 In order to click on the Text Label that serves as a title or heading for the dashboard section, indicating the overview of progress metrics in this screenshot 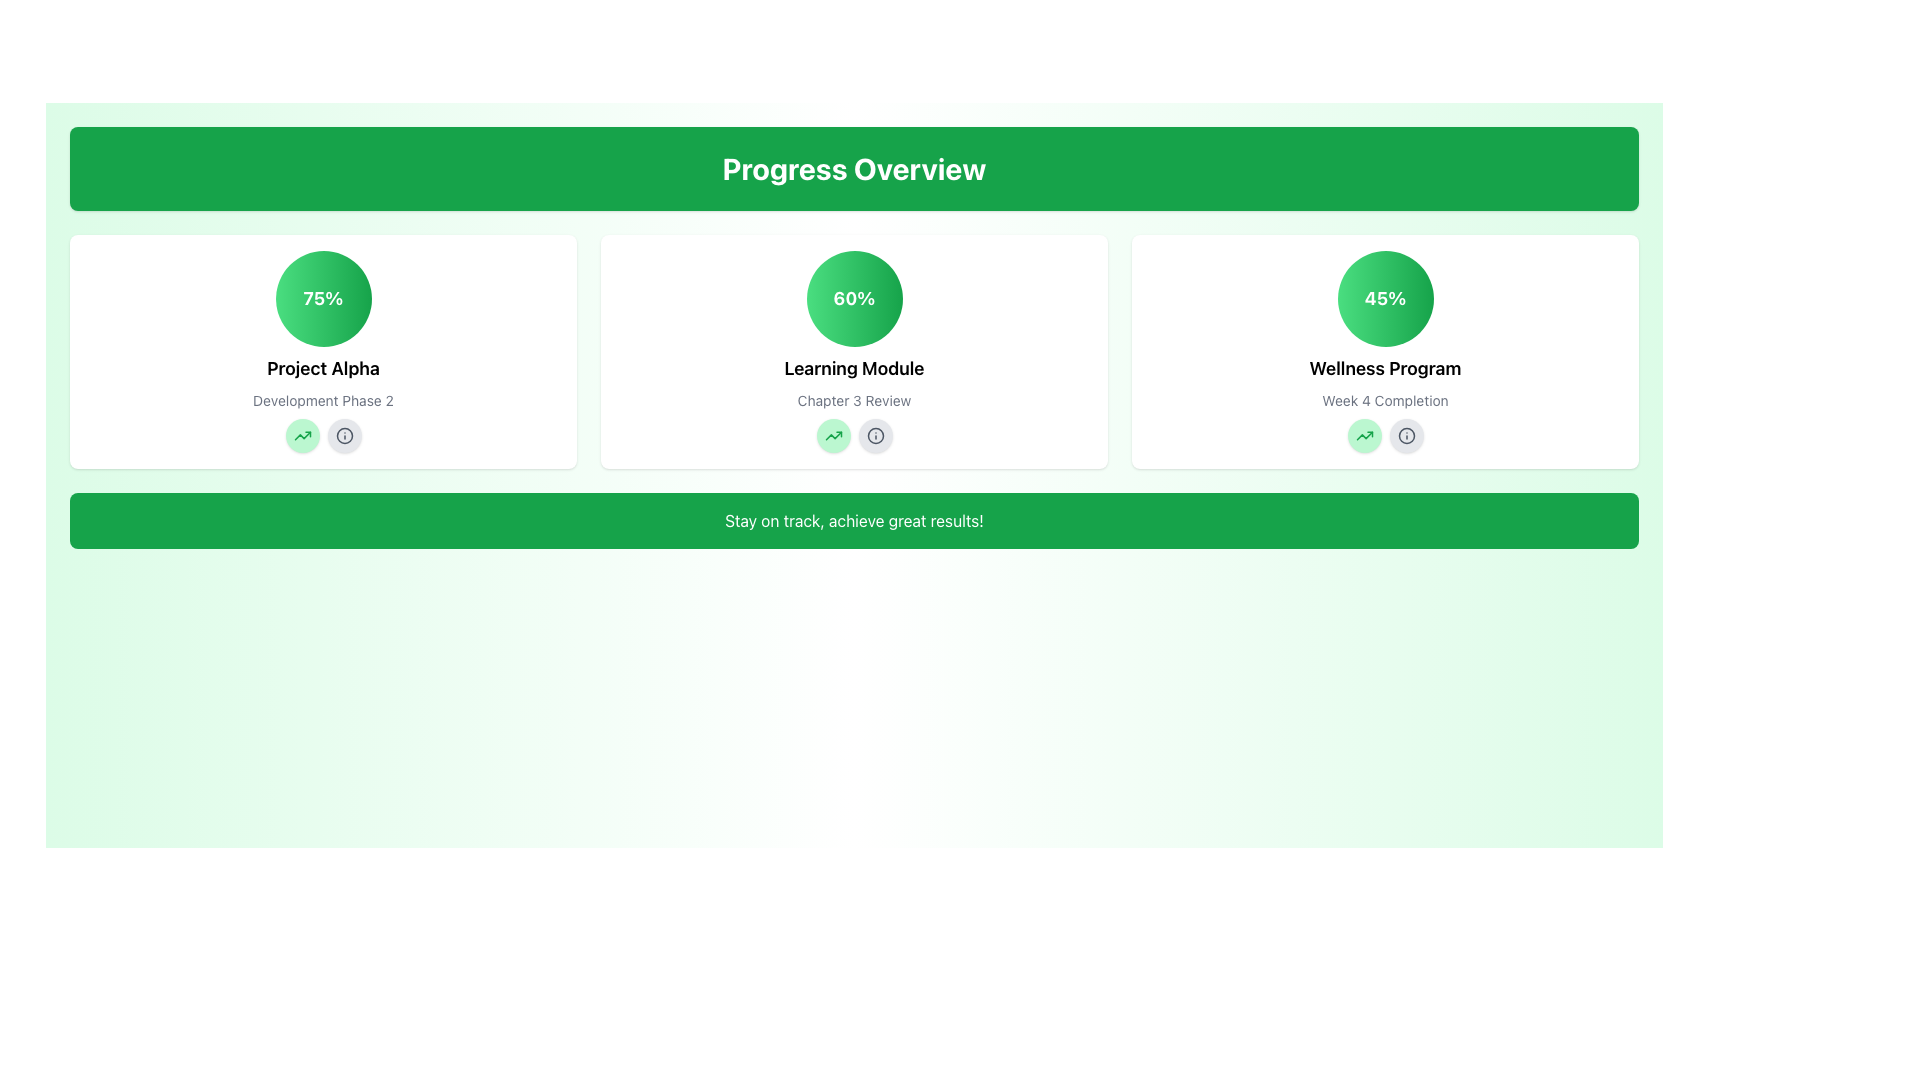, I will do `click(854, 168)`.